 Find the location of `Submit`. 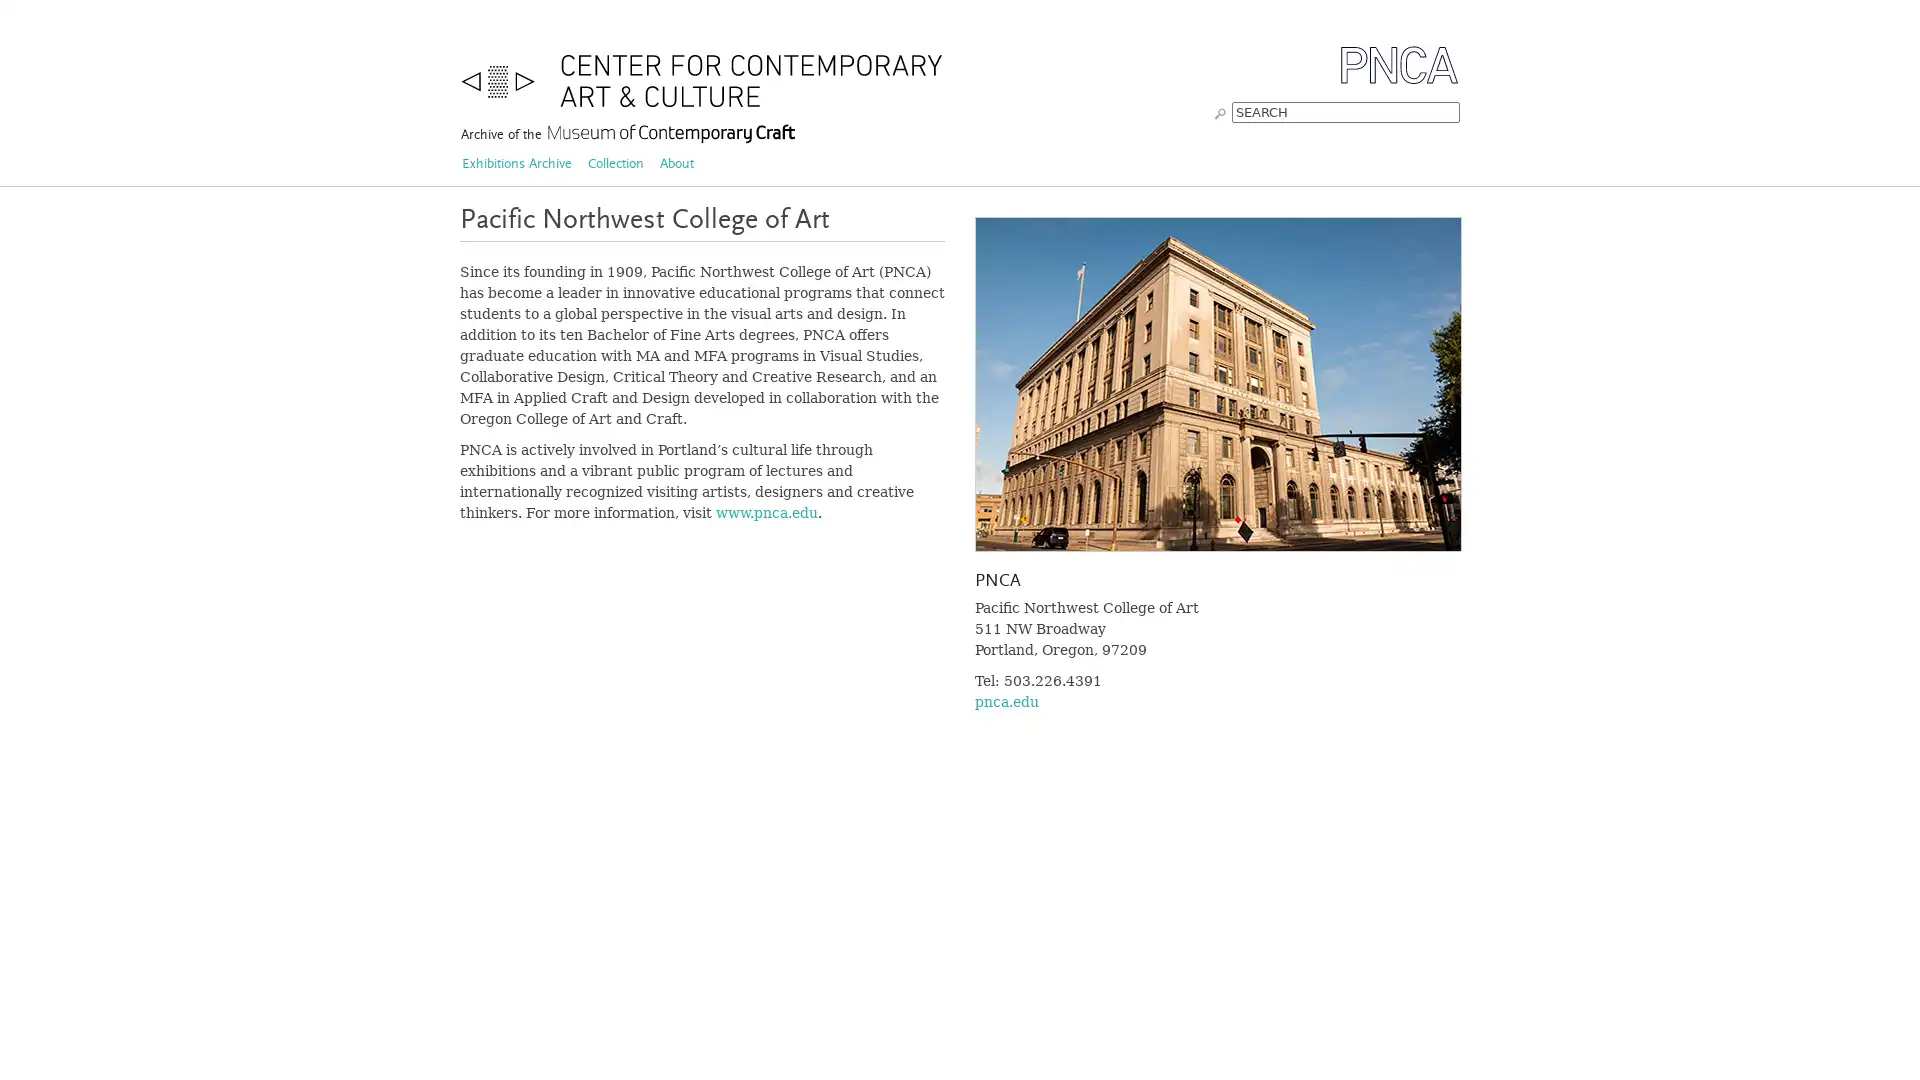

Submit is located at coordinates (1219, 111).